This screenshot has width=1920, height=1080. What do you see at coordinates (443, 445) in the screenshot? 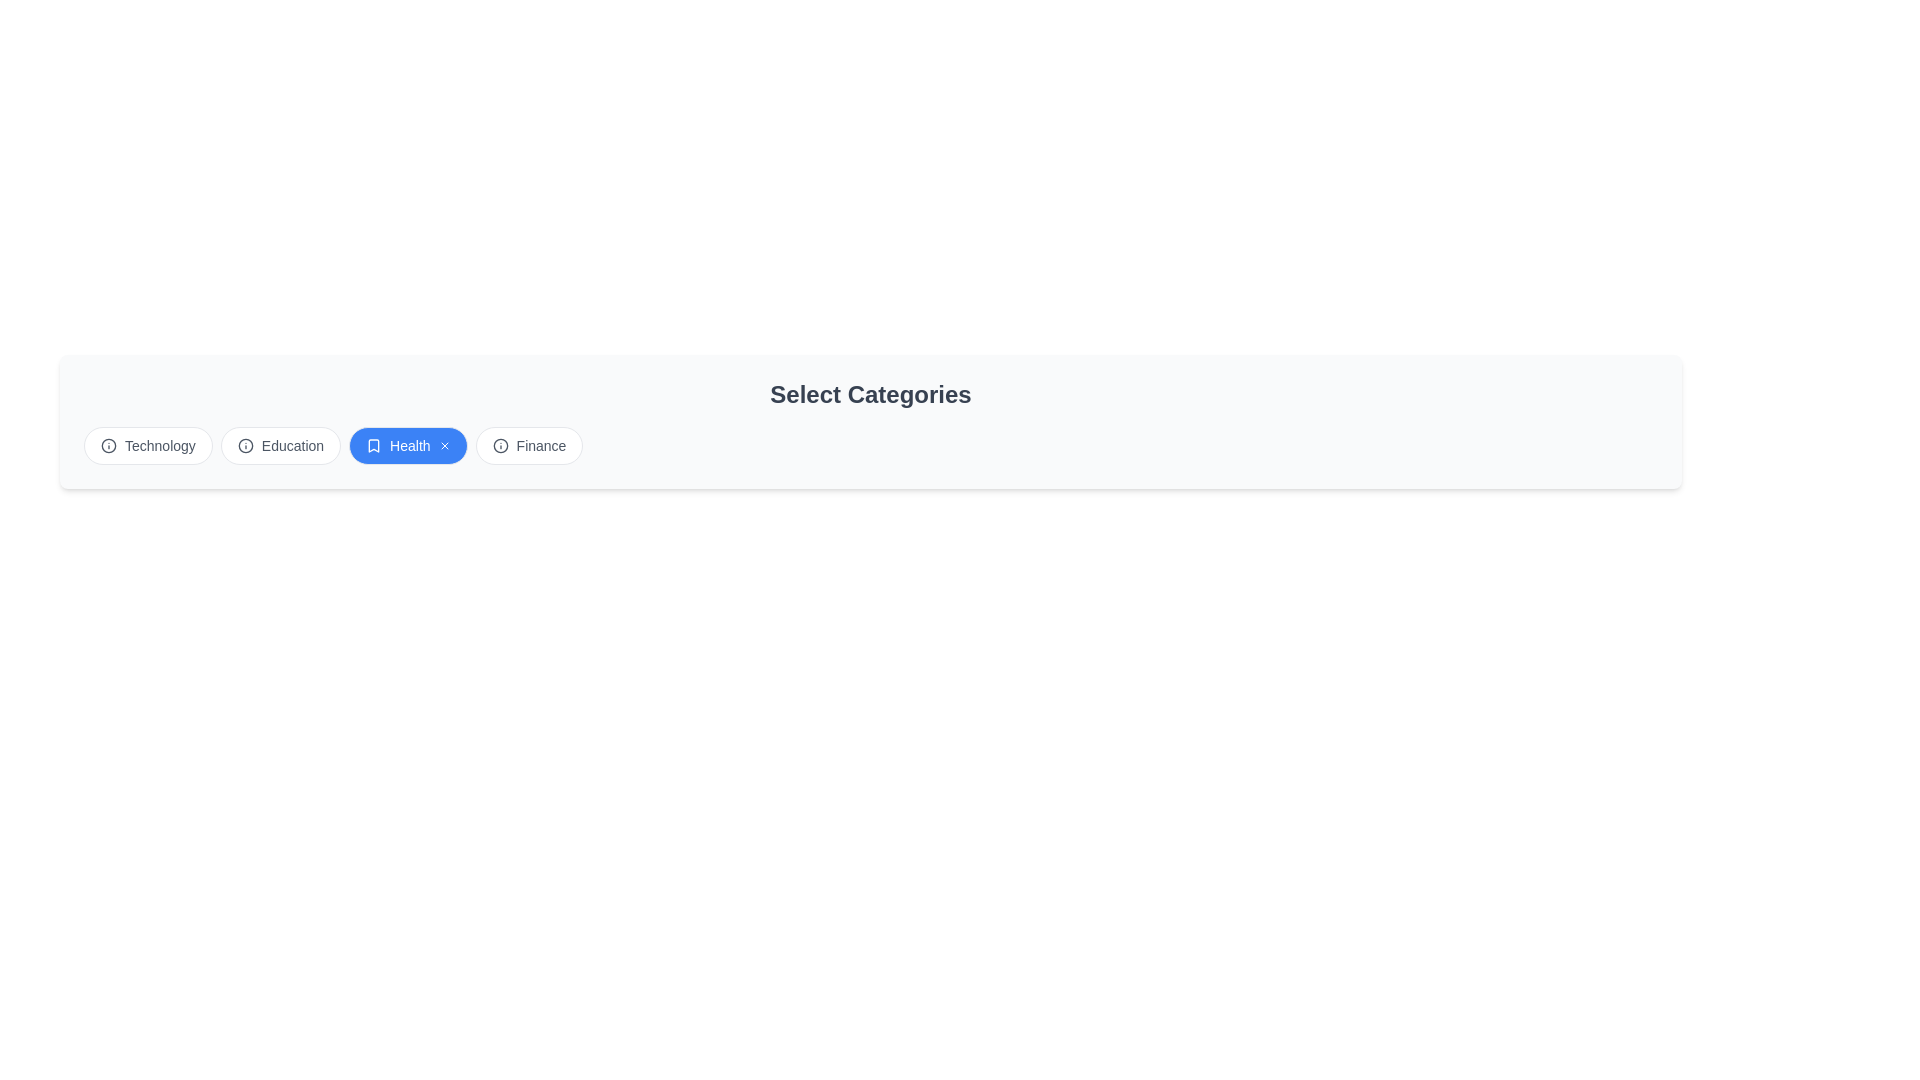
I see `the close (X) icon of the 'Health' category to deselect it` at bounding box center [443, 445].